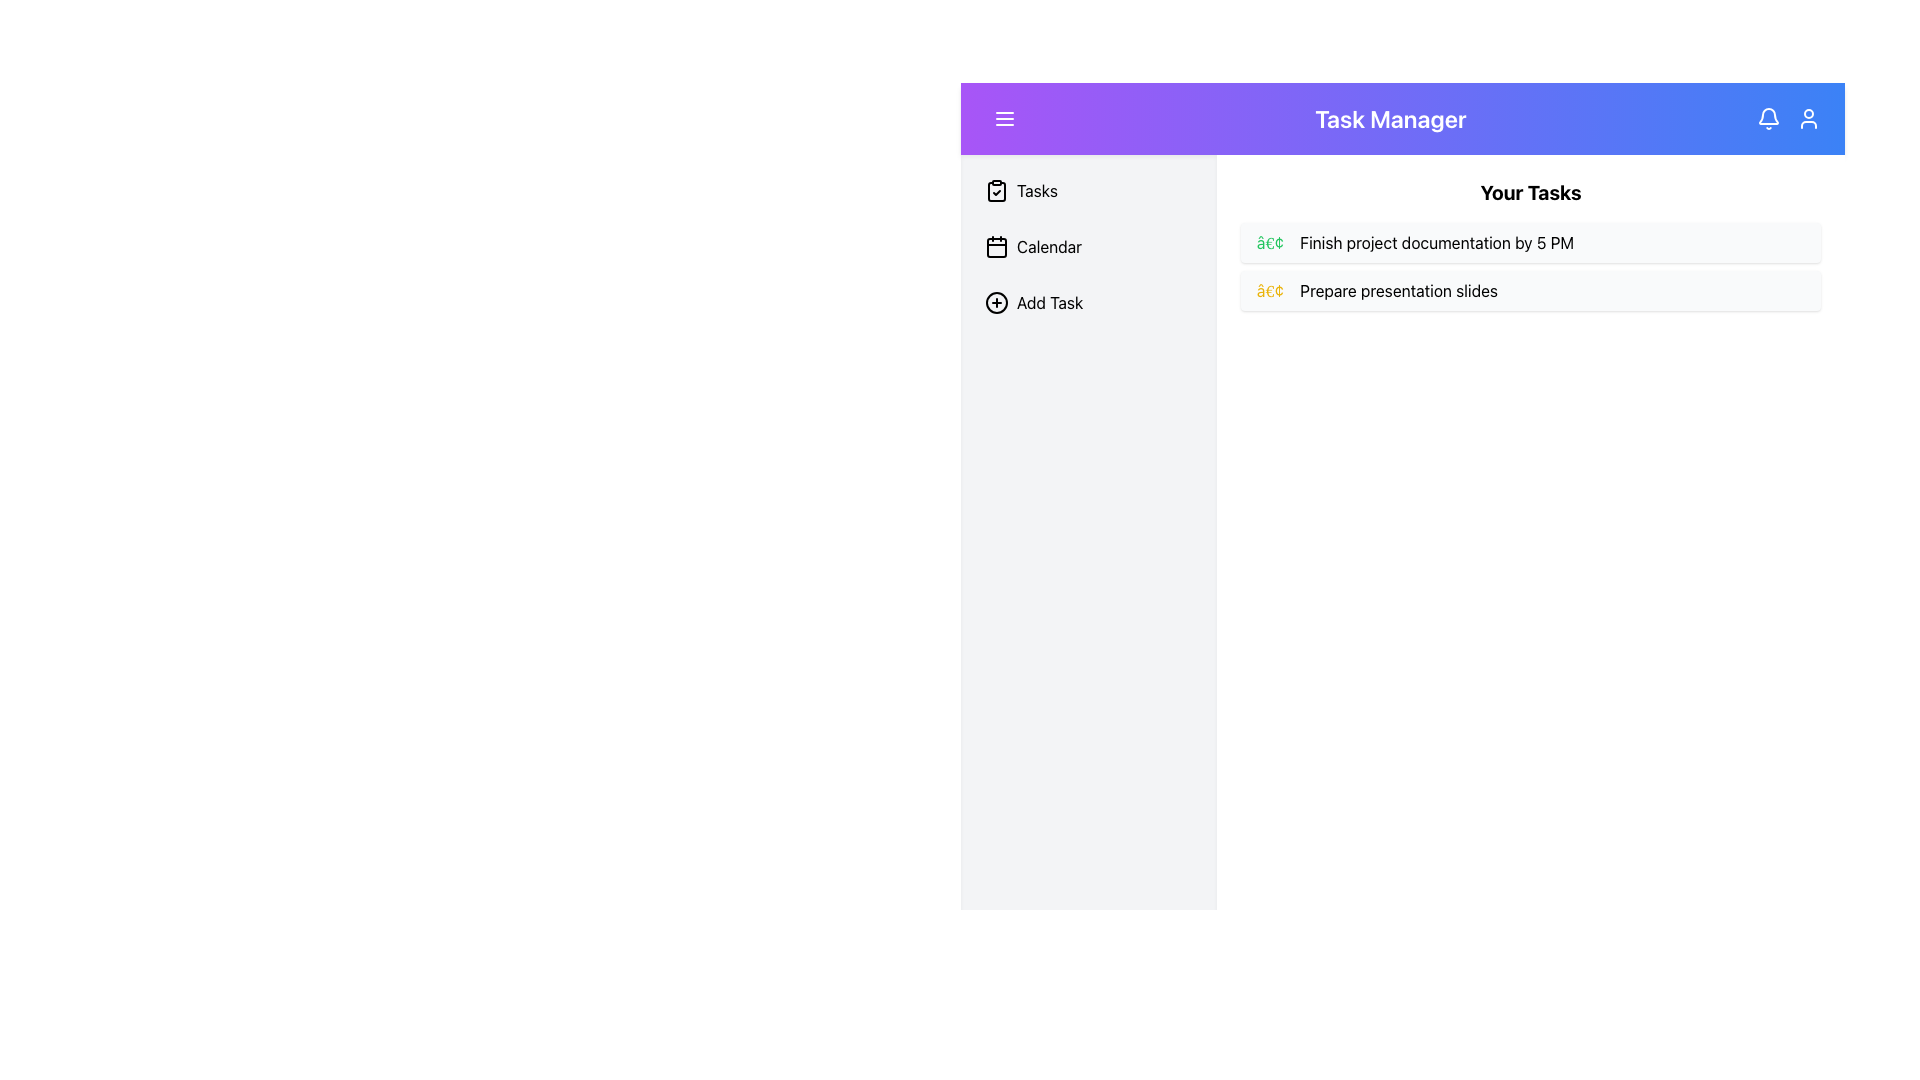 This screenshot has height=1080, width=1920. Describe the element at coordinates (1530, 242) in the screenshot. I see `task text of the first item in the task manager interface, which is 'Finish project documentation by 5 PM', identified by its light gray background and green bullet point` at that location.